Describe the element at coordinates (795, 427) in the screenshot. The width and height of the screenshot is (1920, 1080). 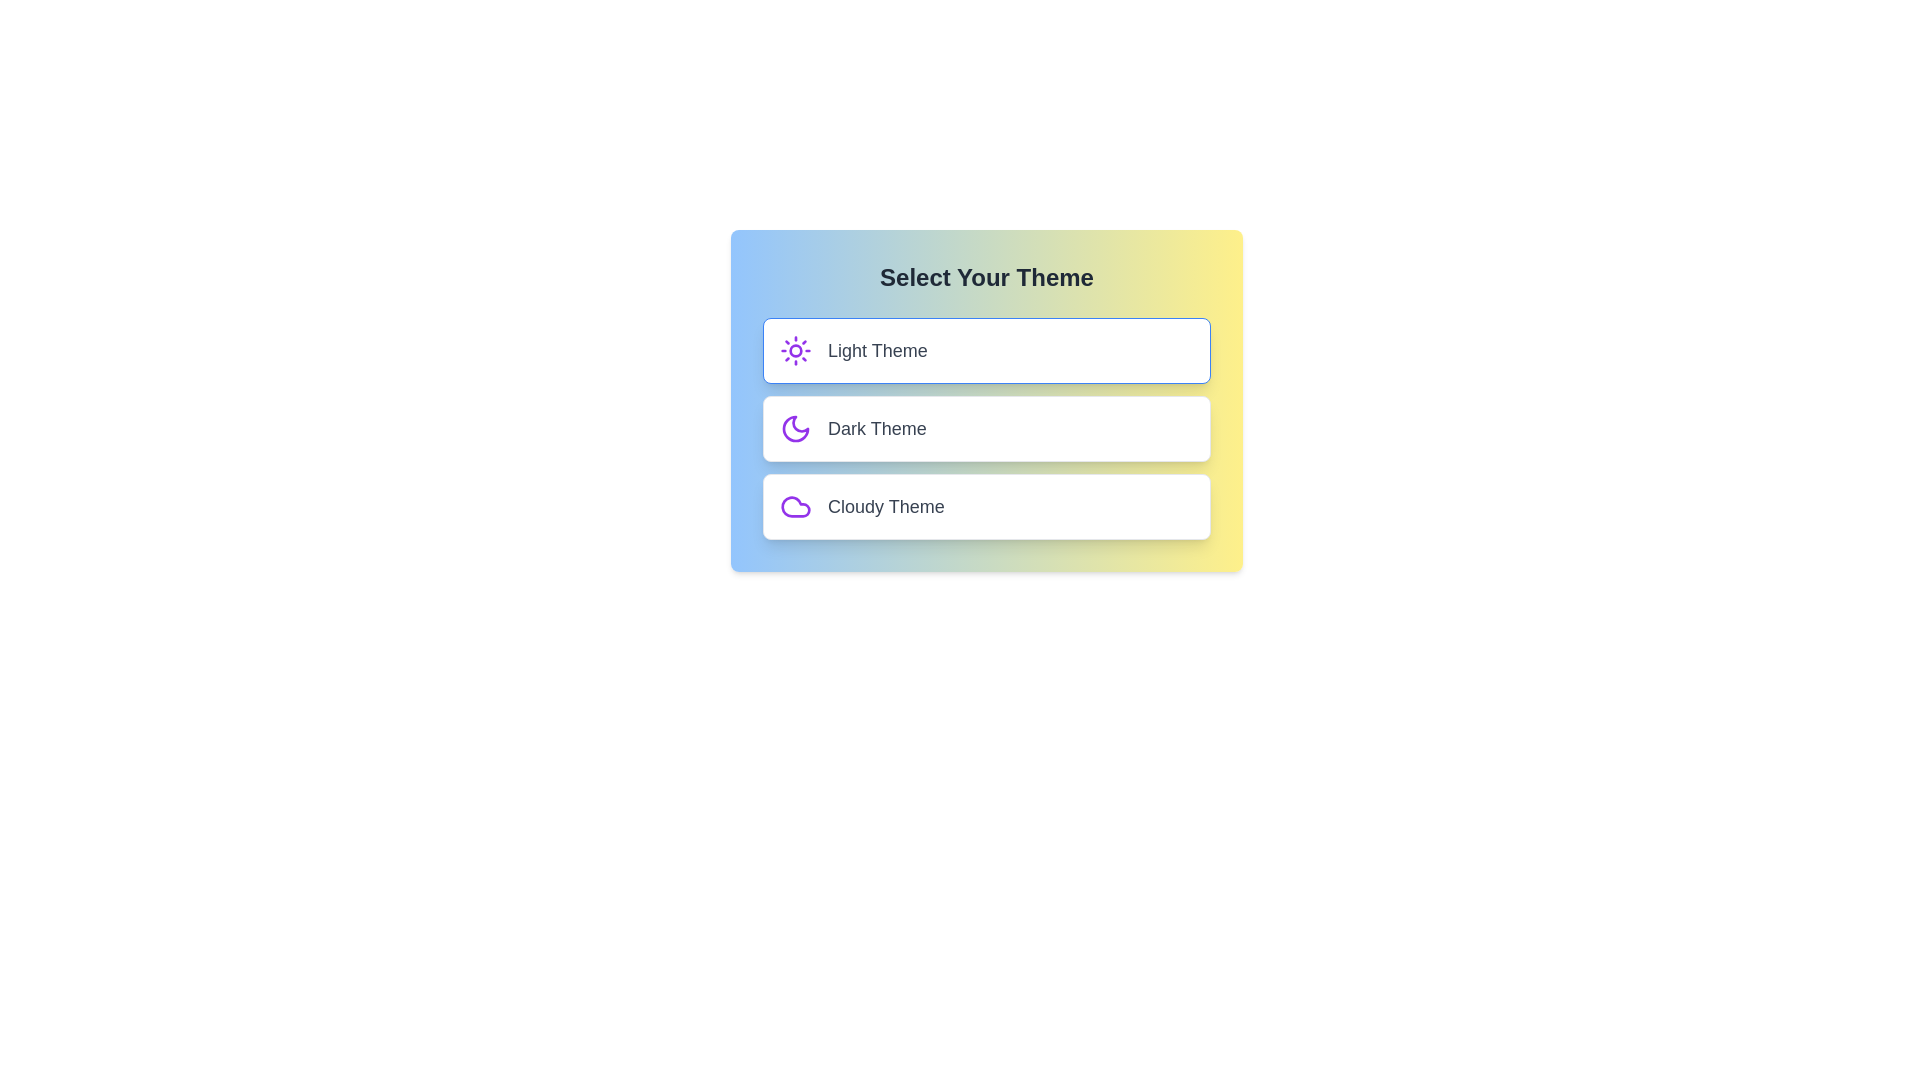
I see `the graphical icon representing the moon shape with a purple outline, located to the left of the 'Dark Theme' text within the middle option box` at that location.